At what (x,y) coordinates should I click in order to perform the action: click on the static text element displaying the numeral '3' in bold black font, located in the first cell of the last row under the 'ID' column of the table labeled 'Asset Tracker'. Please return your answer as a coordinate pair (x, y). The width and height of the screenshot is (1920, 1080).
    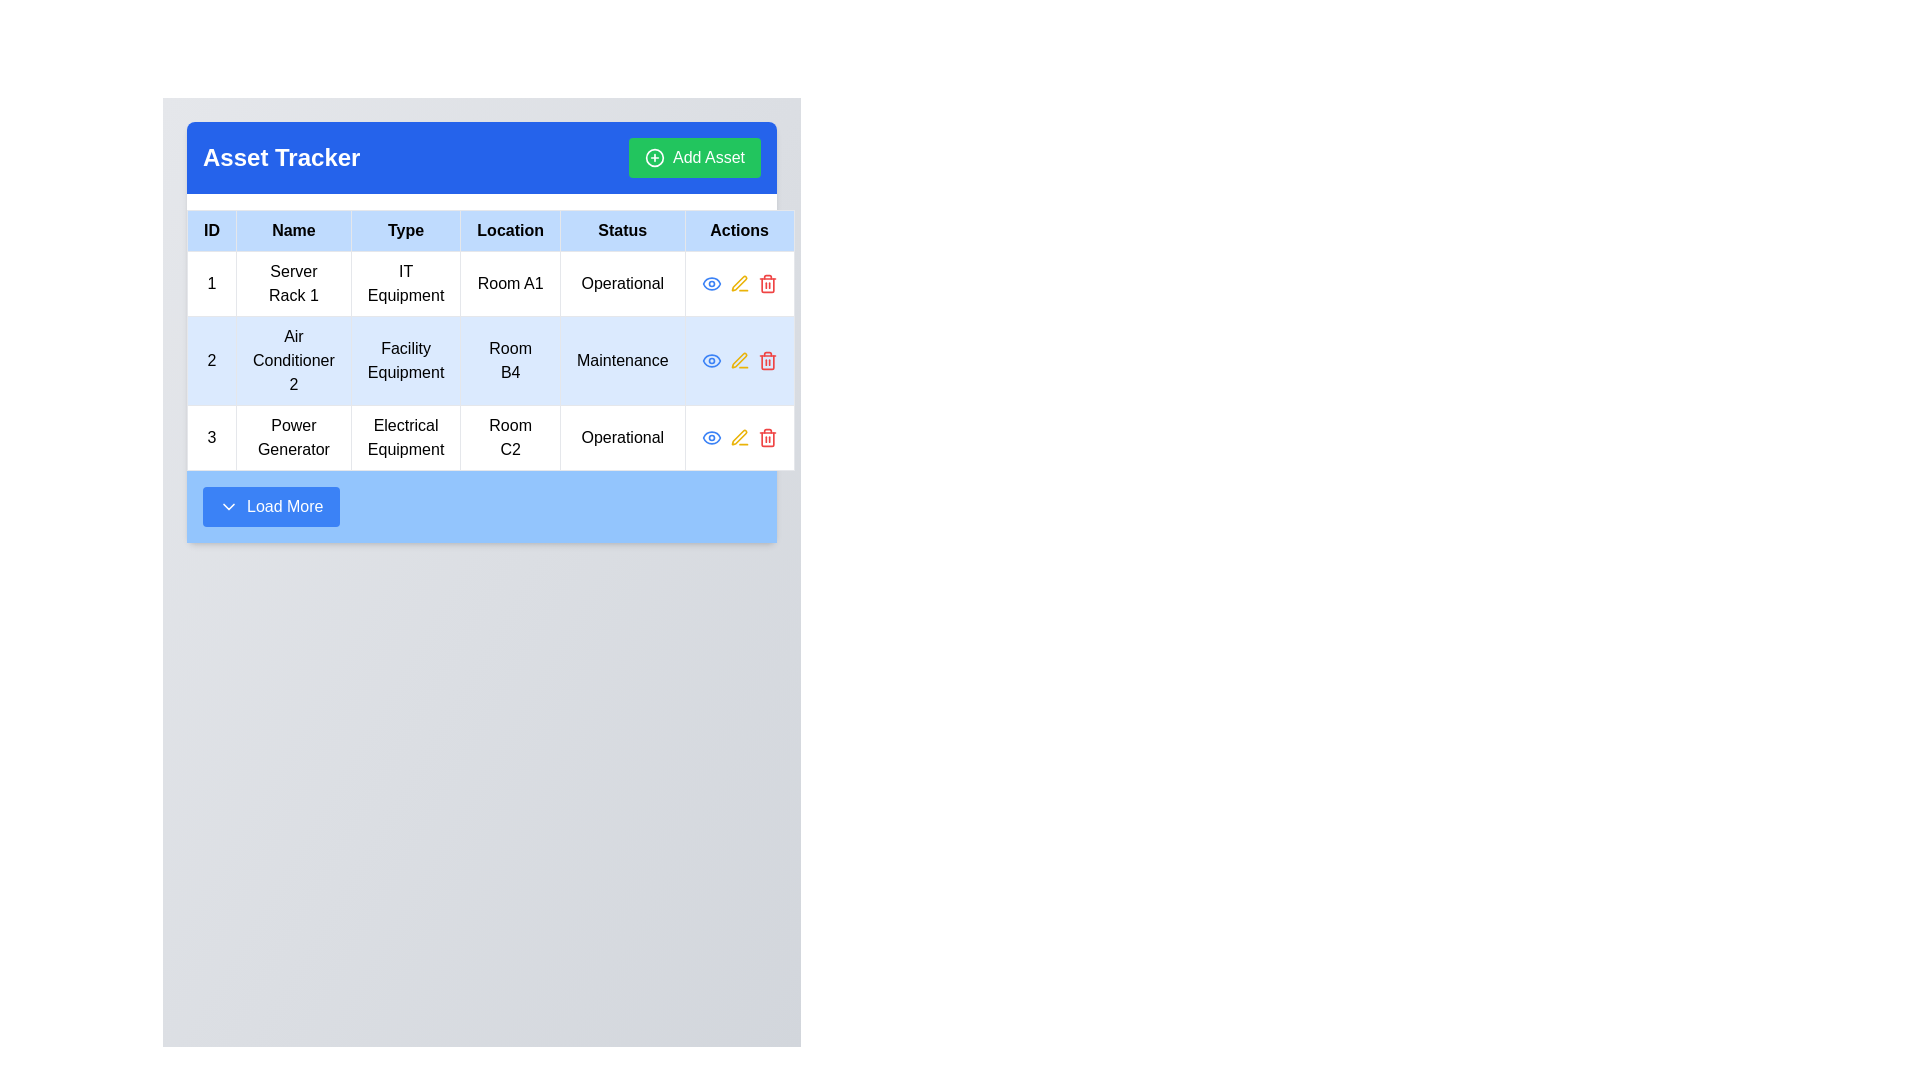
    Looking at the image, I should click on (211, 437).